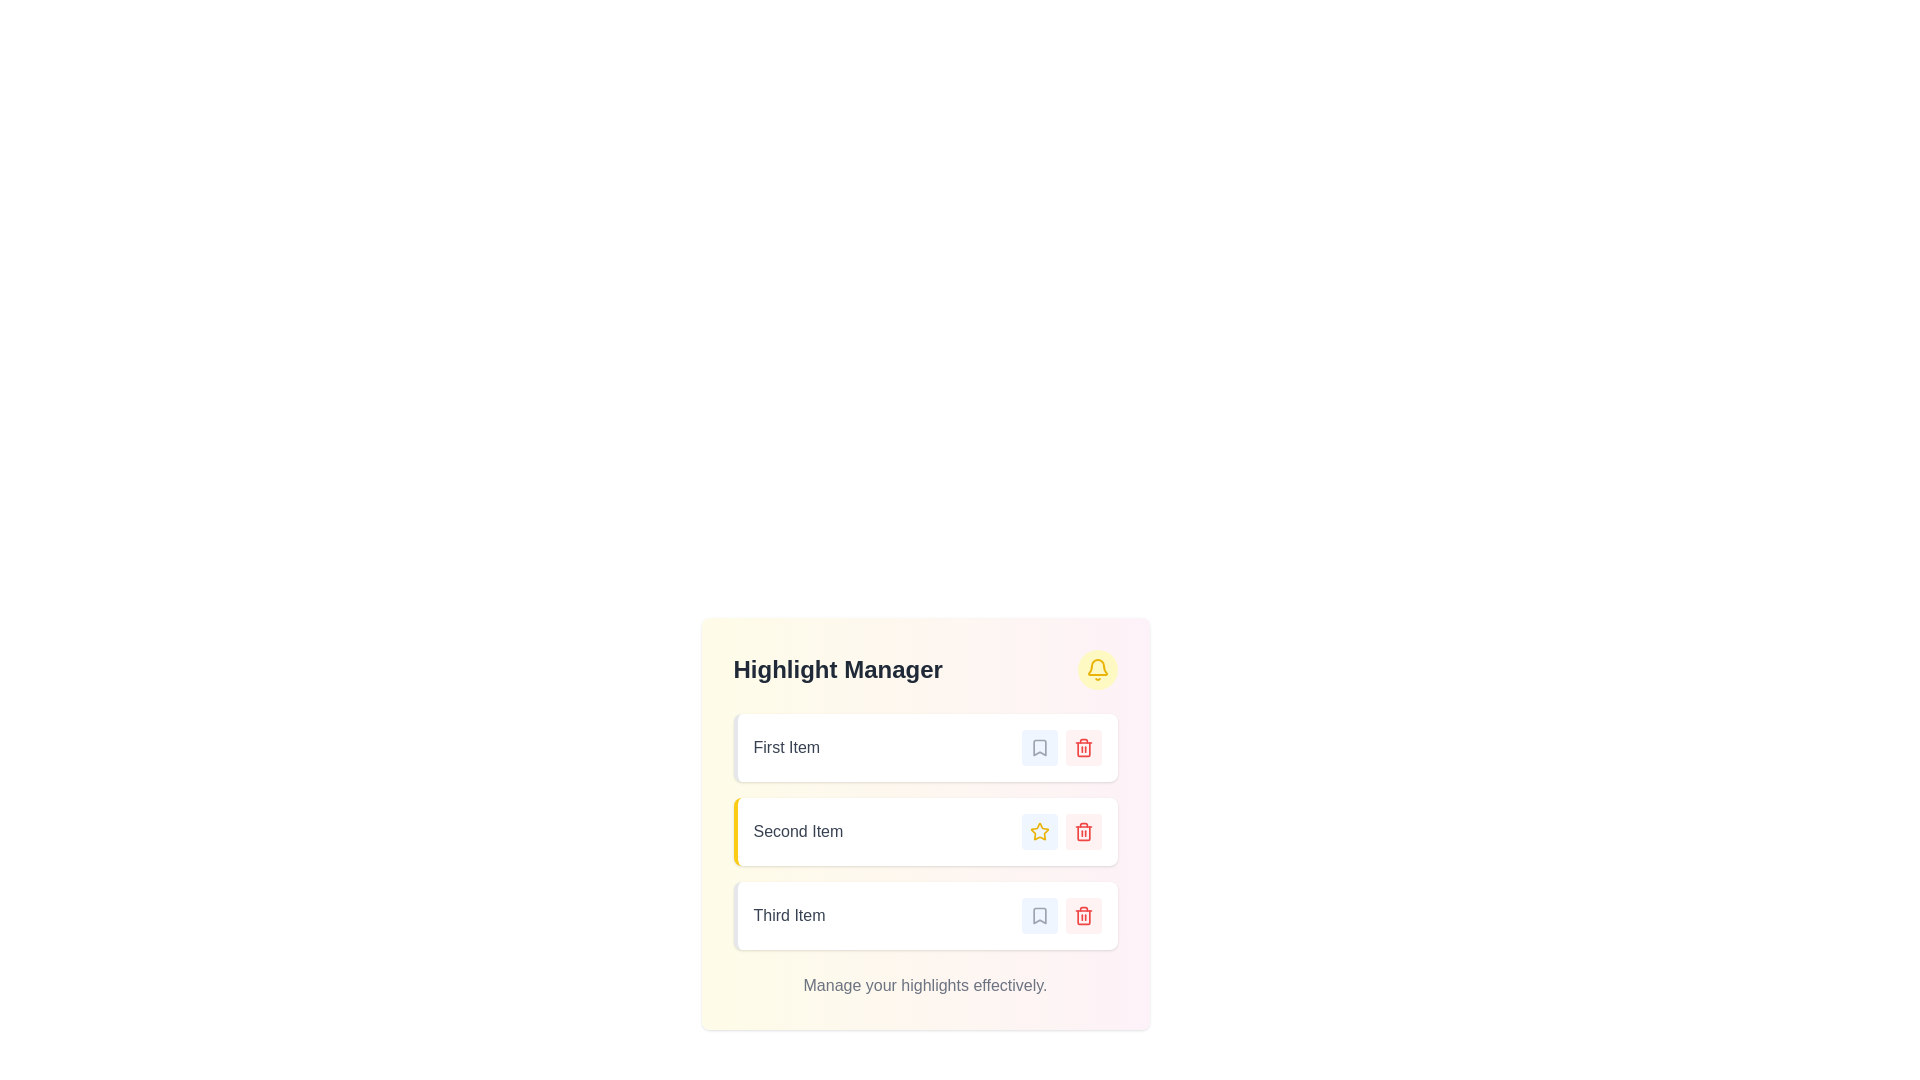 The height and width of the screenshot is (1080, 1920). What do you see at coordinates (785, 748) in the screenshot?
I see `text content of the 'First Item' label, which is a gray-colored text with medium font weight located at the top of the 'Highlight Manager' section` at bounding box center [785, 748].